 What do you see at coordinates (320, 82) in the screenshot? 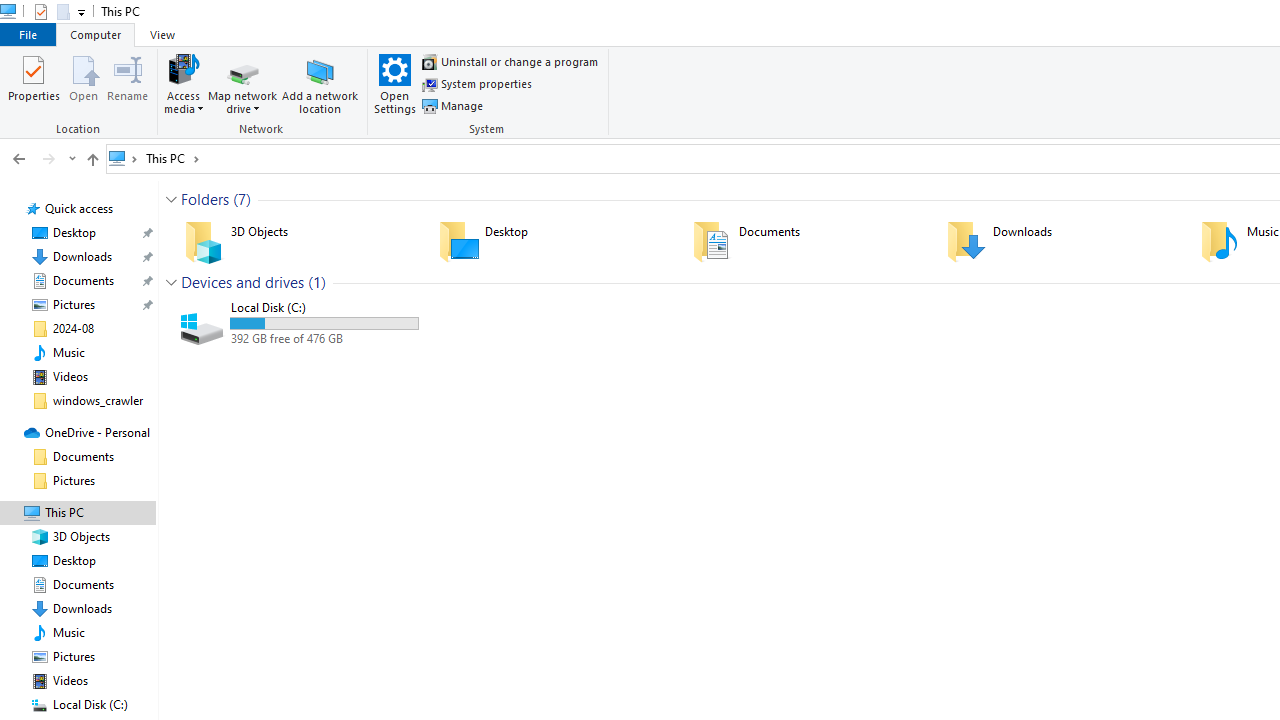
I see `'Add a network location'` at bounding box center [320, 82].